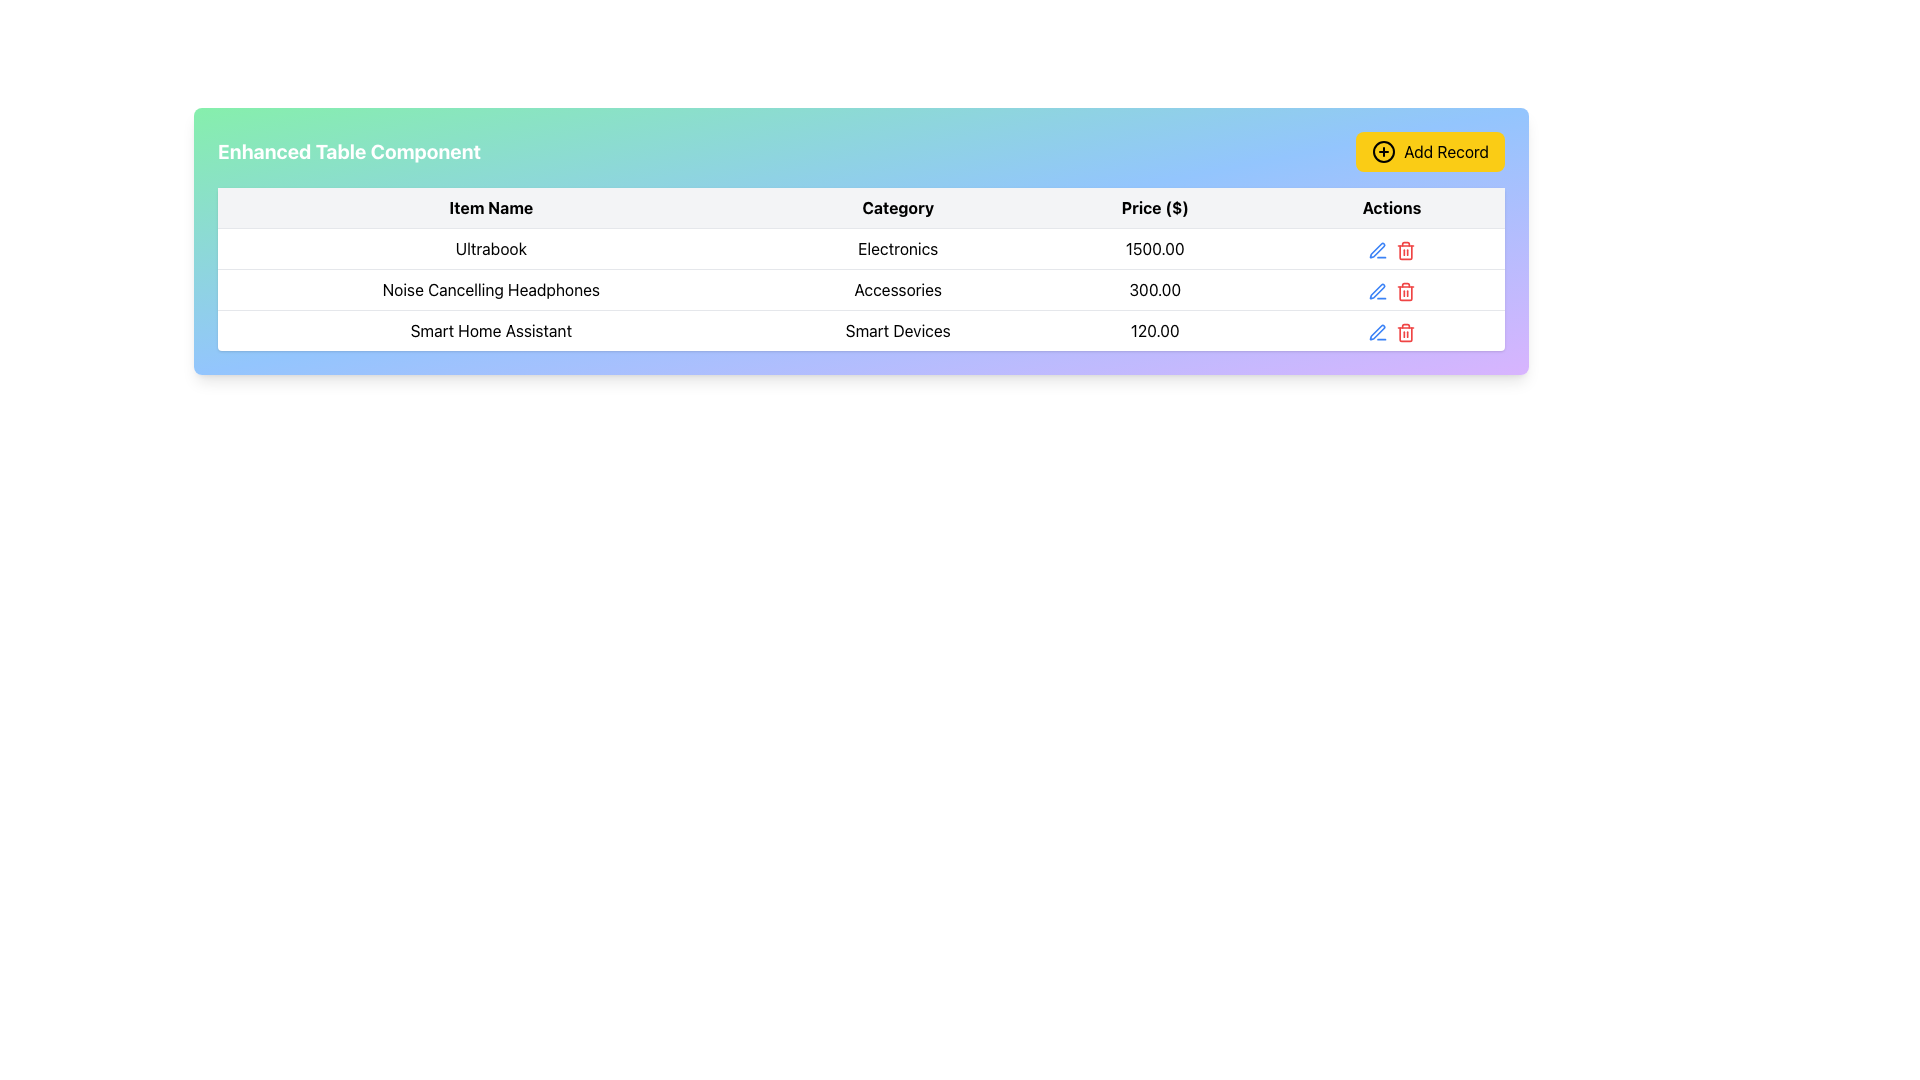 This screenshot has width=1920, height=1080. I want to click on the static text label 'Smart Home Assistant' located in the third row of the table under the 'Item Name' column, so click(491, 329).